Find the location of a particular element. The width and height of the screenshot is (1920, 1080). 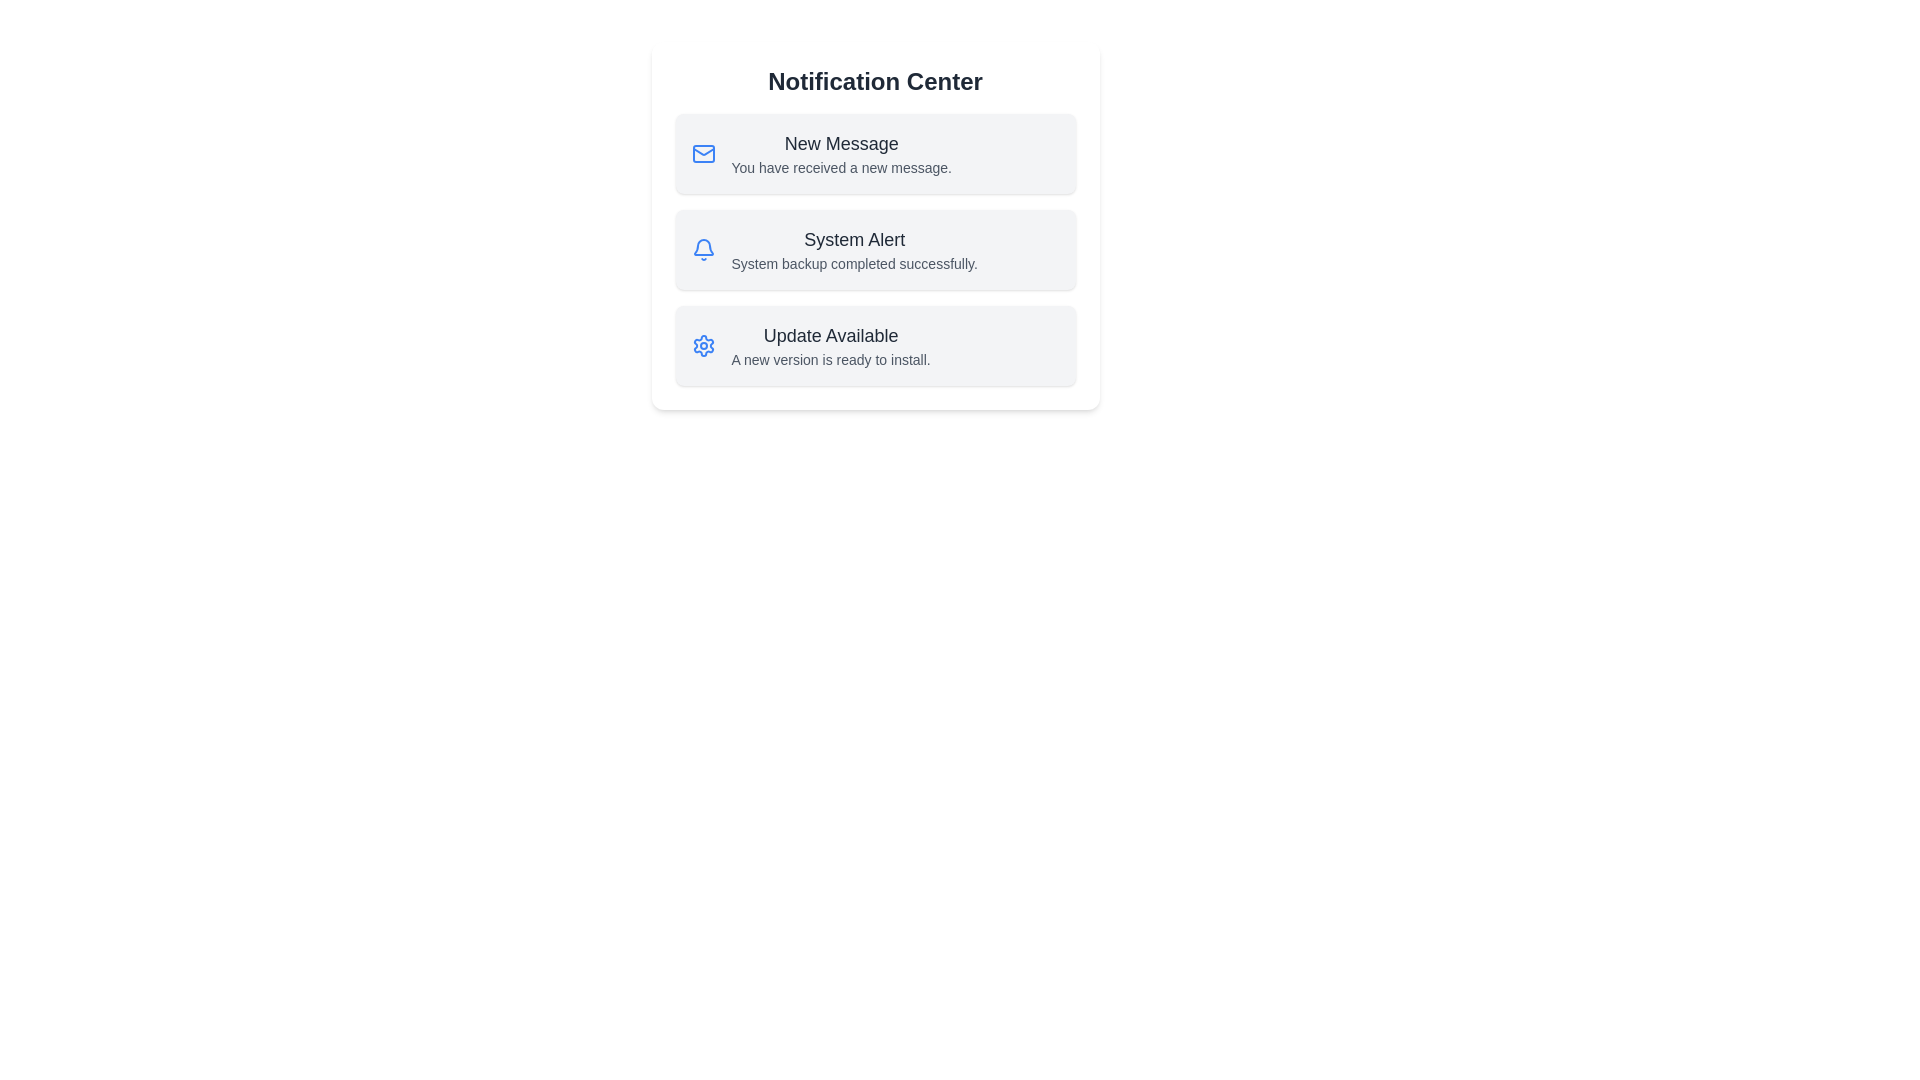

the second notification card in the Notification Center that provides information about a successful system backup is located at coordinates (875, 249).